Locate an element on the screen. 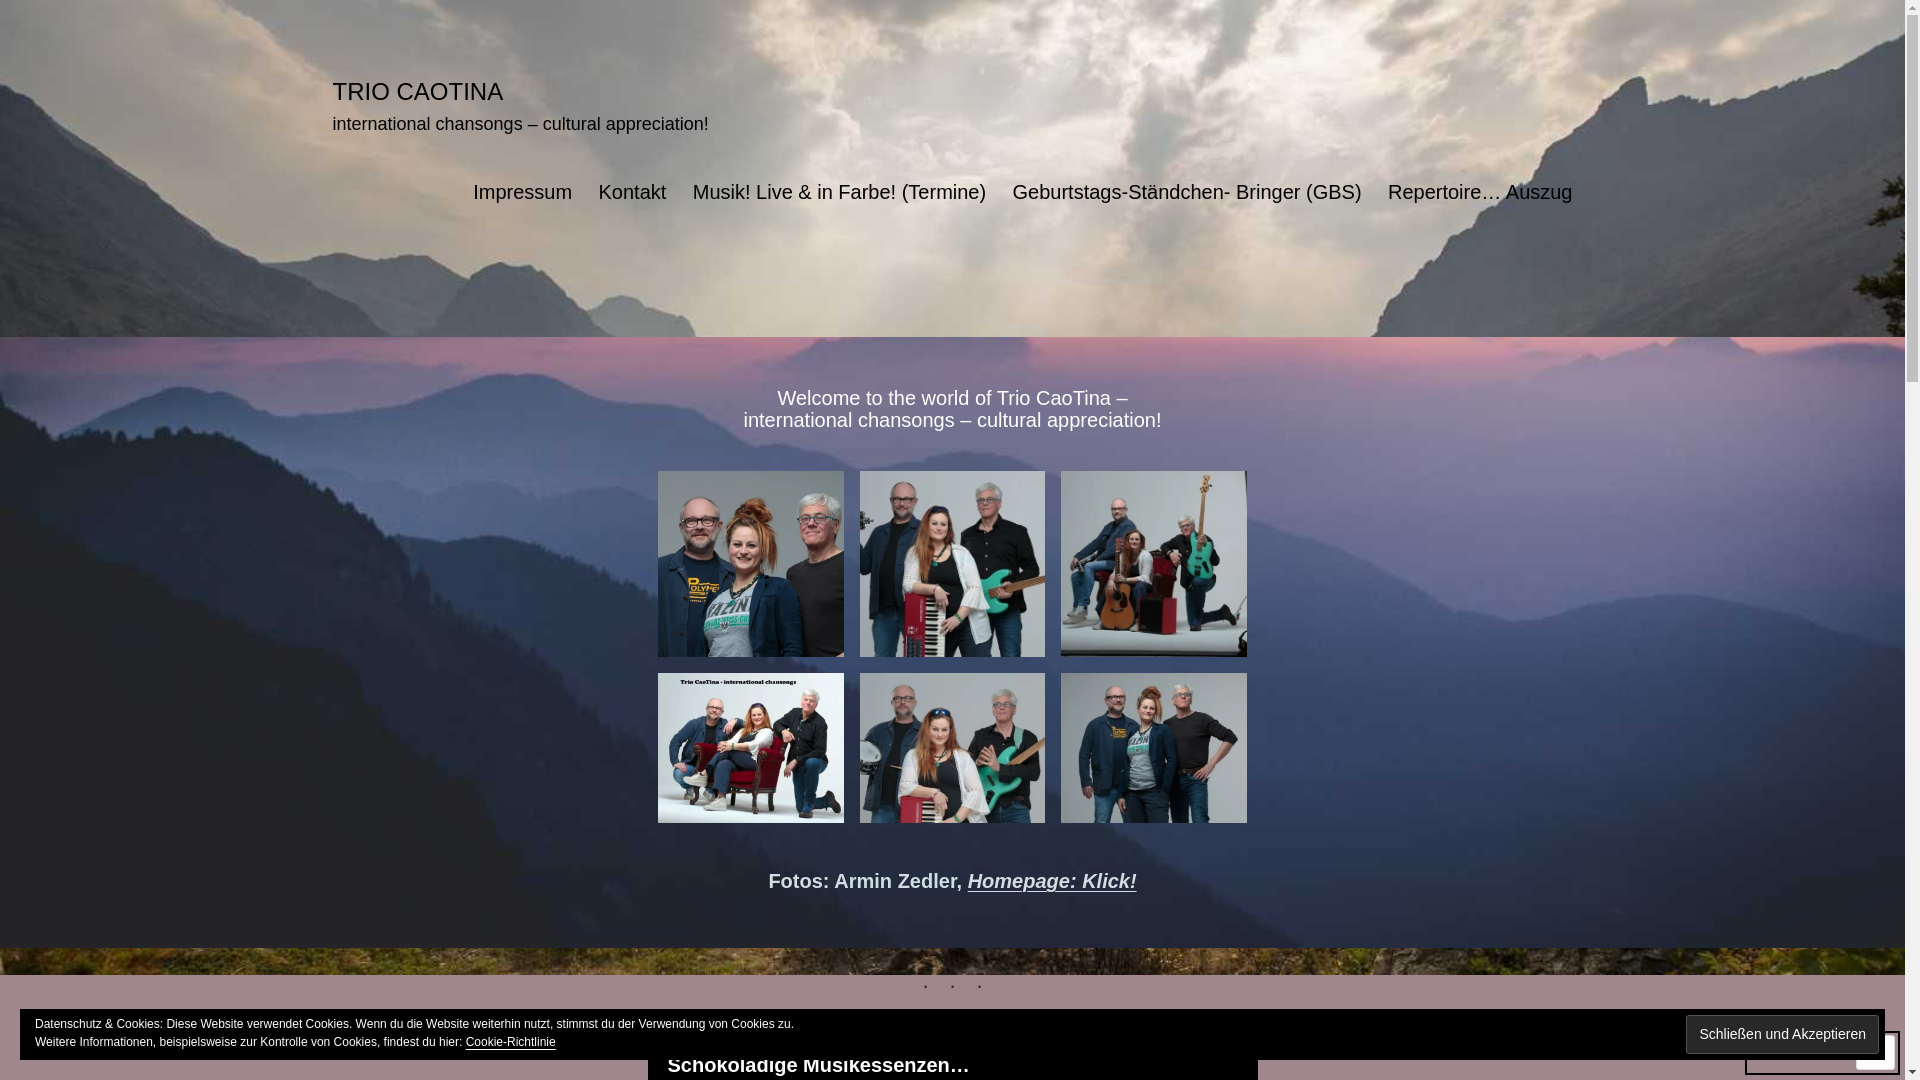 The image size is (1920, 1080). 'Homepage: Klick!' is located at coordinates (1051, 879).